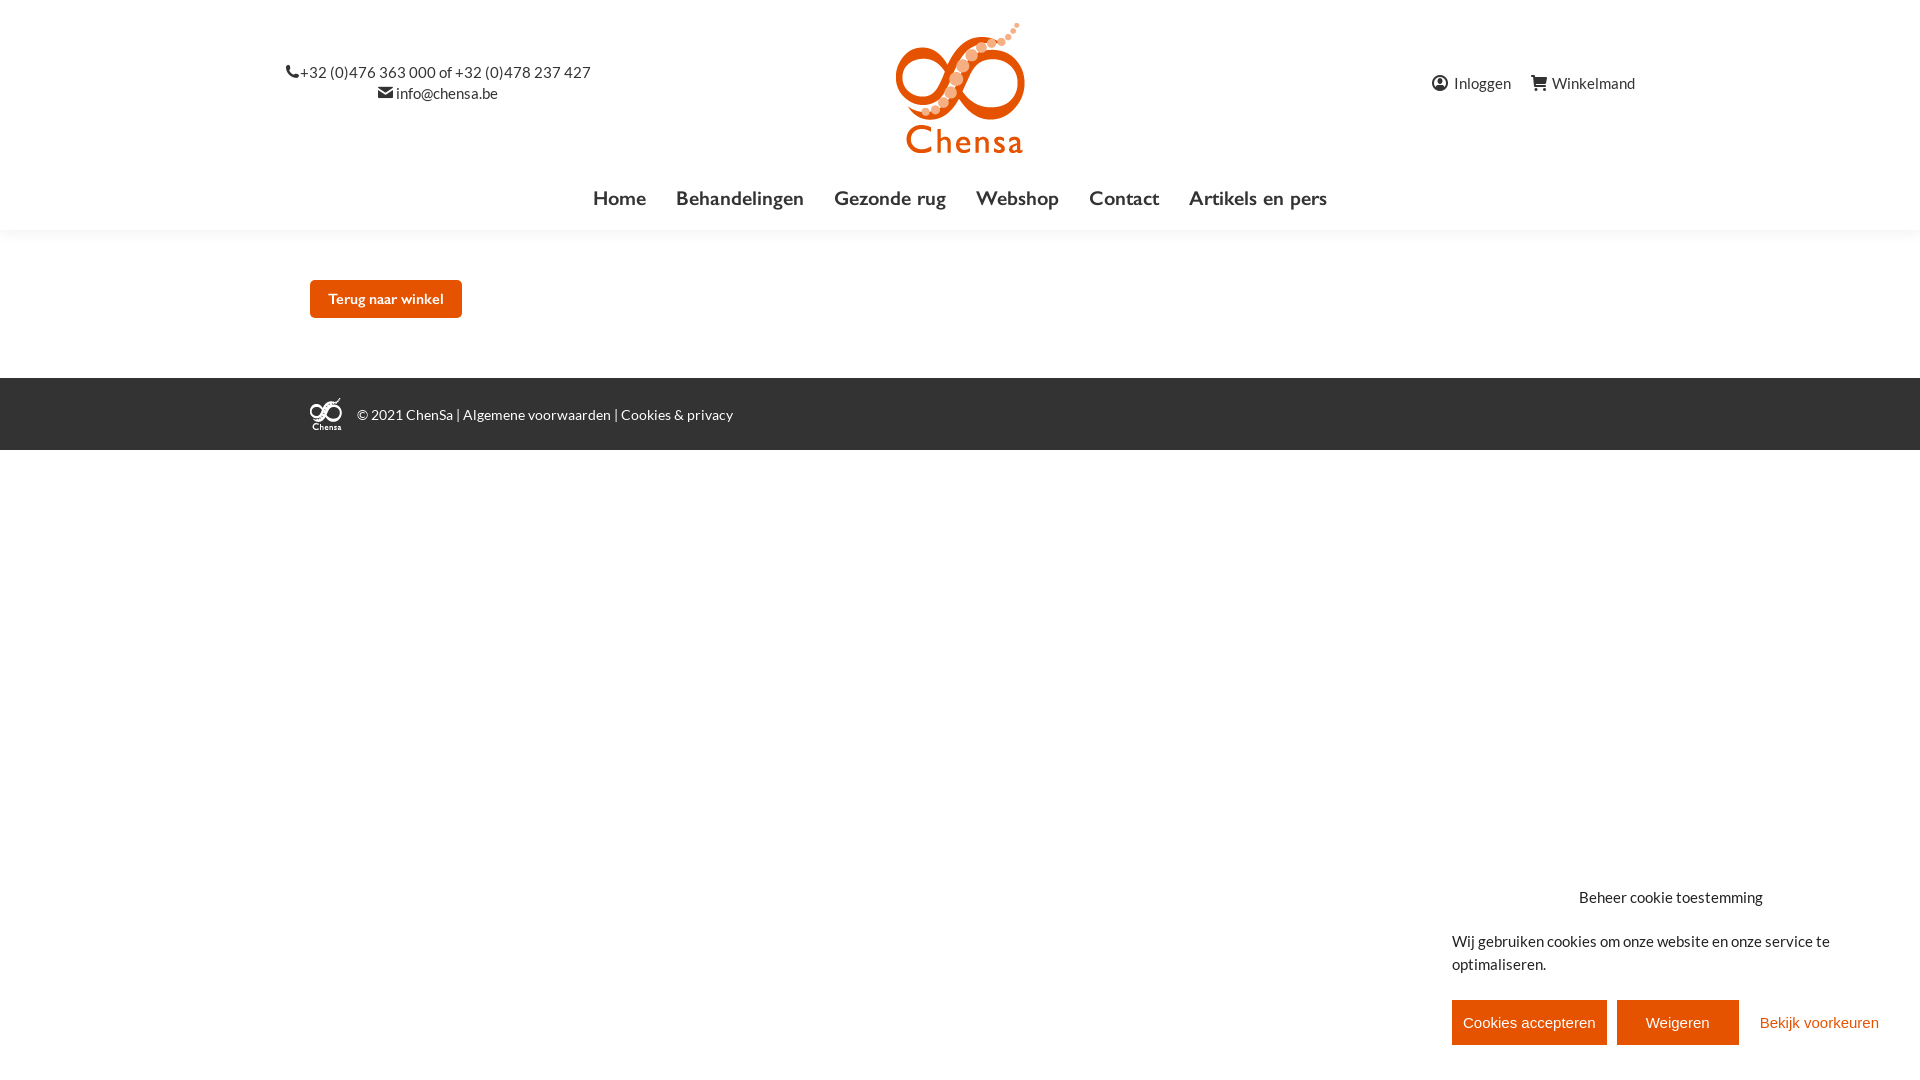  I want to click on 'Cookies accepteren', so click(1528, 1022).